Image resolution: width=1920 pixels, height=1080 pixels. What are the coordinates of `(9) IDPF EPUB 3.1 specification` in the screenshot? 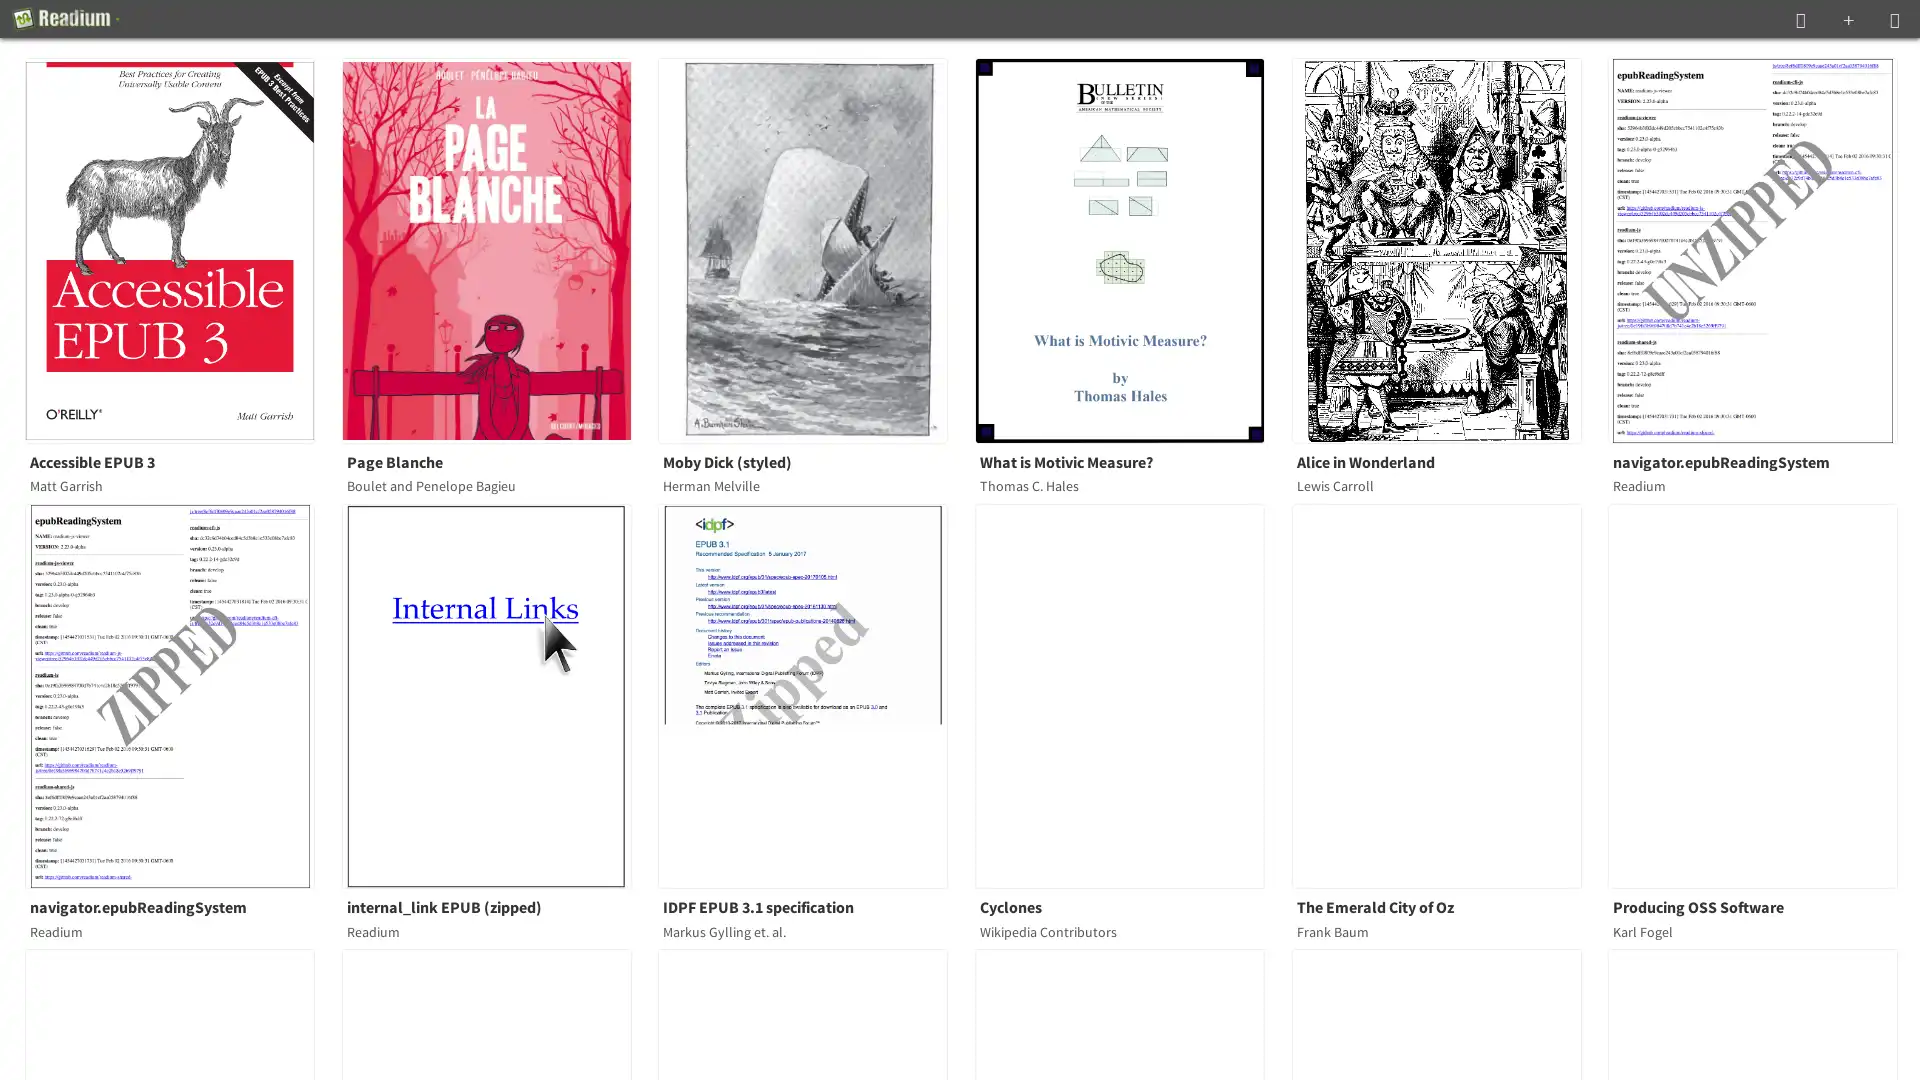 It's located at (815, 694).